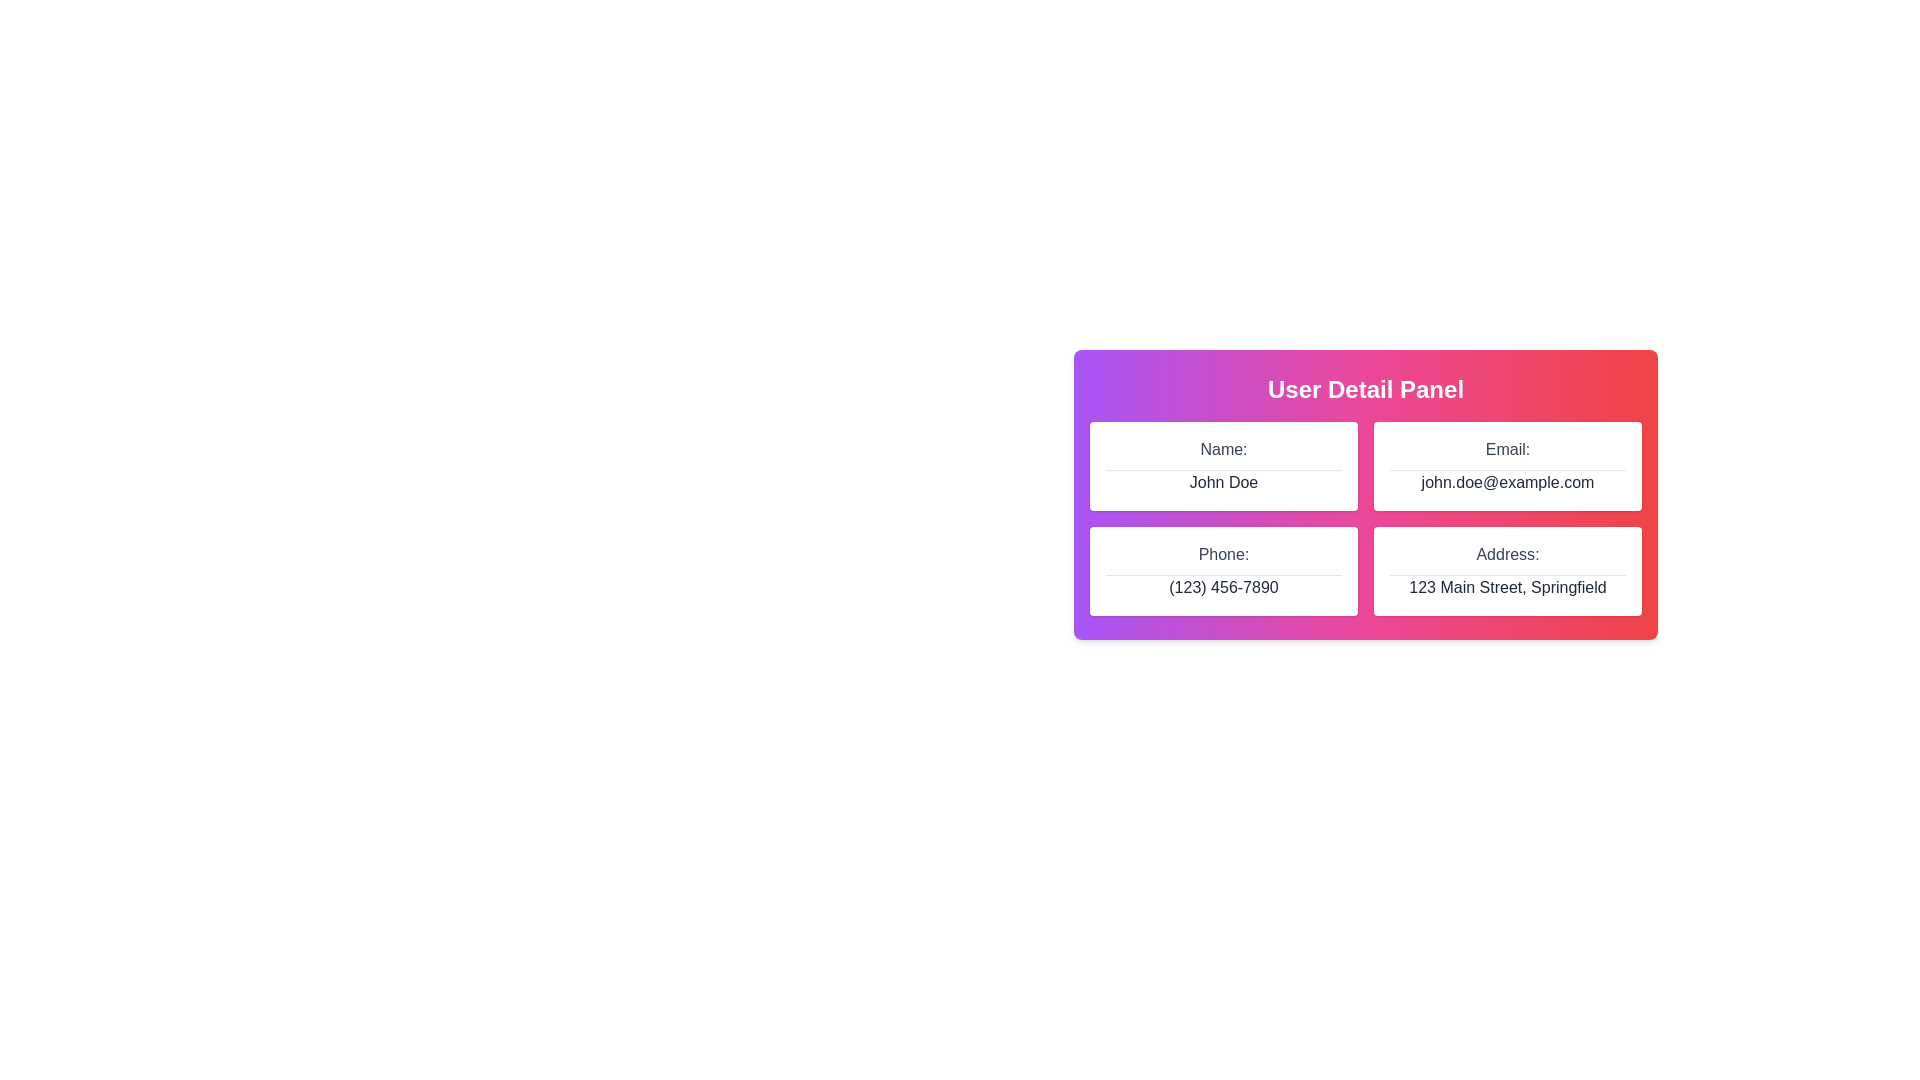 Image resolution: width=1920 pixels, height=1080 pixels. Describe the element at coordinates (1223, 571) in the screenshot. I see `the informational card displaying 'Phone:' and the number '(123) 456-7890' in the User Detail Panel, located in the third grid item` at that location.